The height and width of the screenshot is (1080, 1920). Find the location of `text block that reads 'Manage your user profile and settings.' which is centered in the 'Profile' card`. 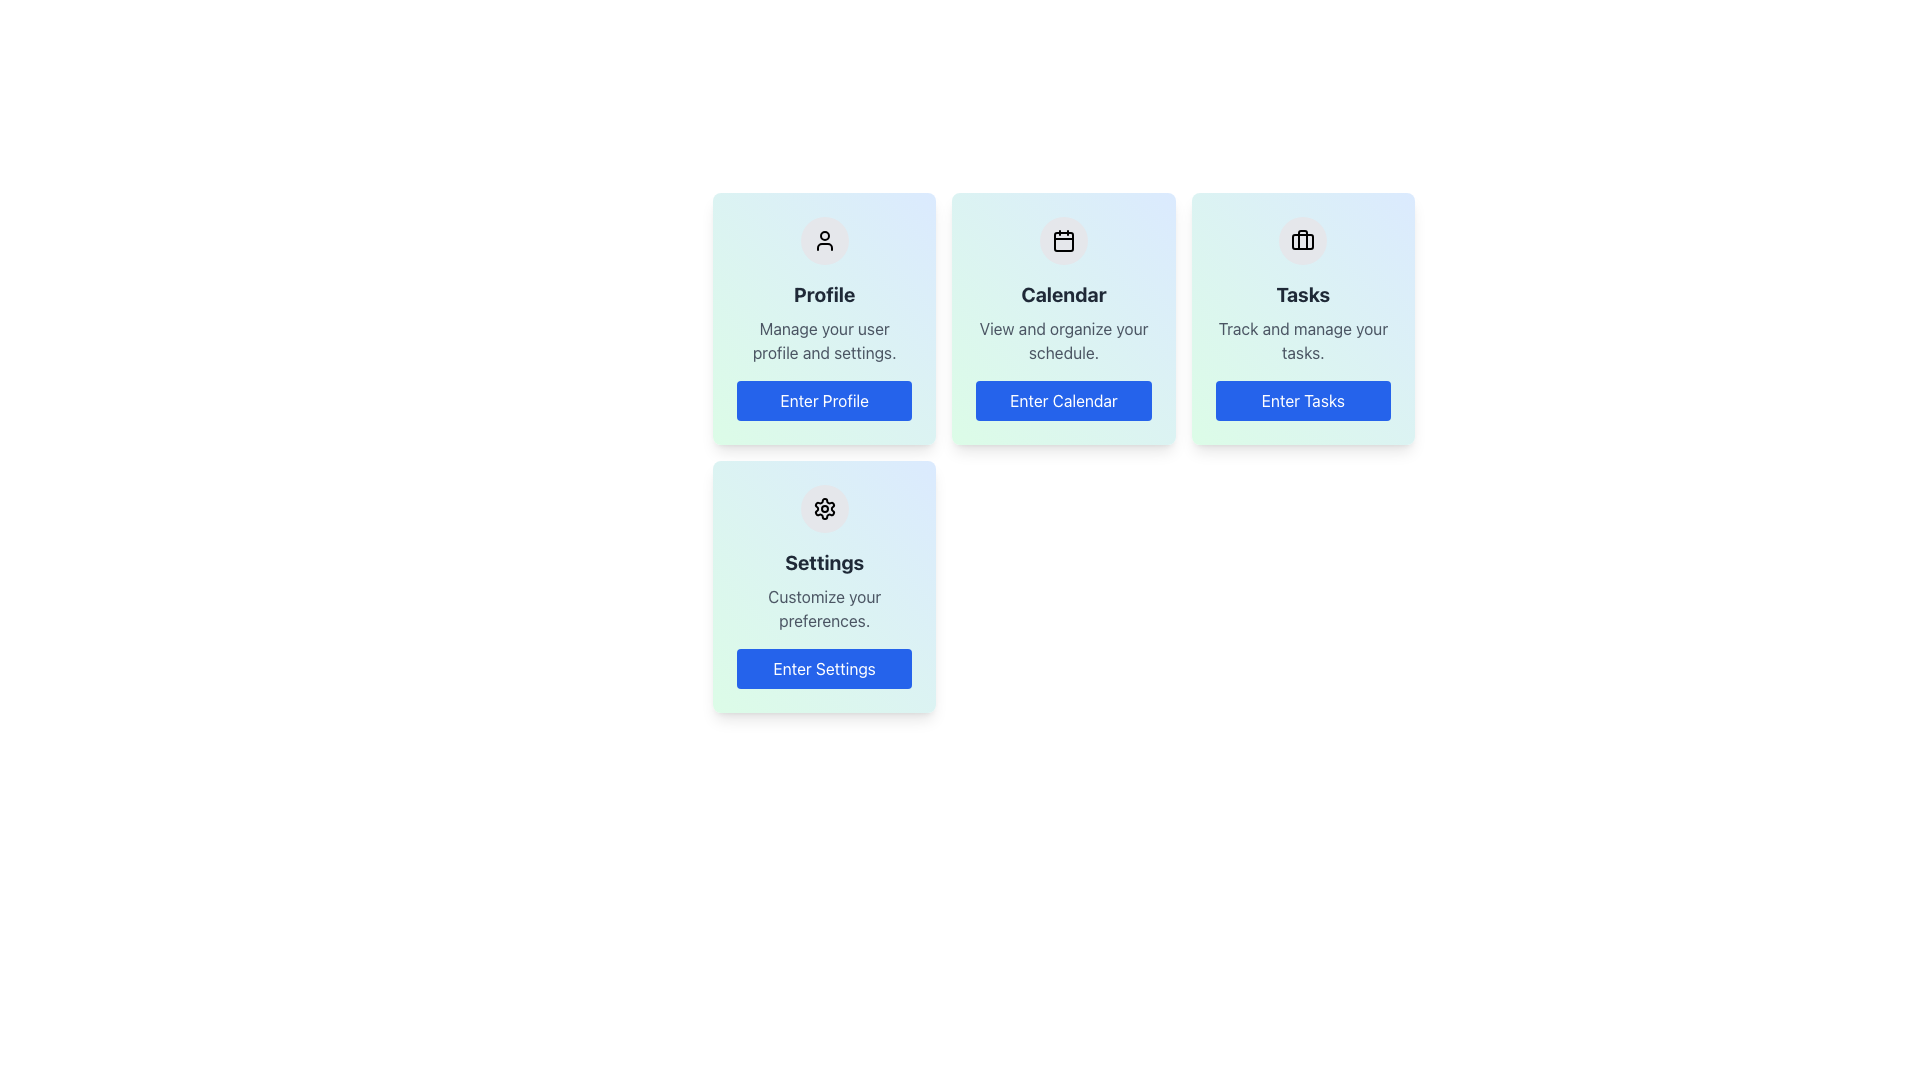

text block that reads 'Manage your user profile and settings.' which is centered in the 'Profile' card is located at coordinates (824, 339).